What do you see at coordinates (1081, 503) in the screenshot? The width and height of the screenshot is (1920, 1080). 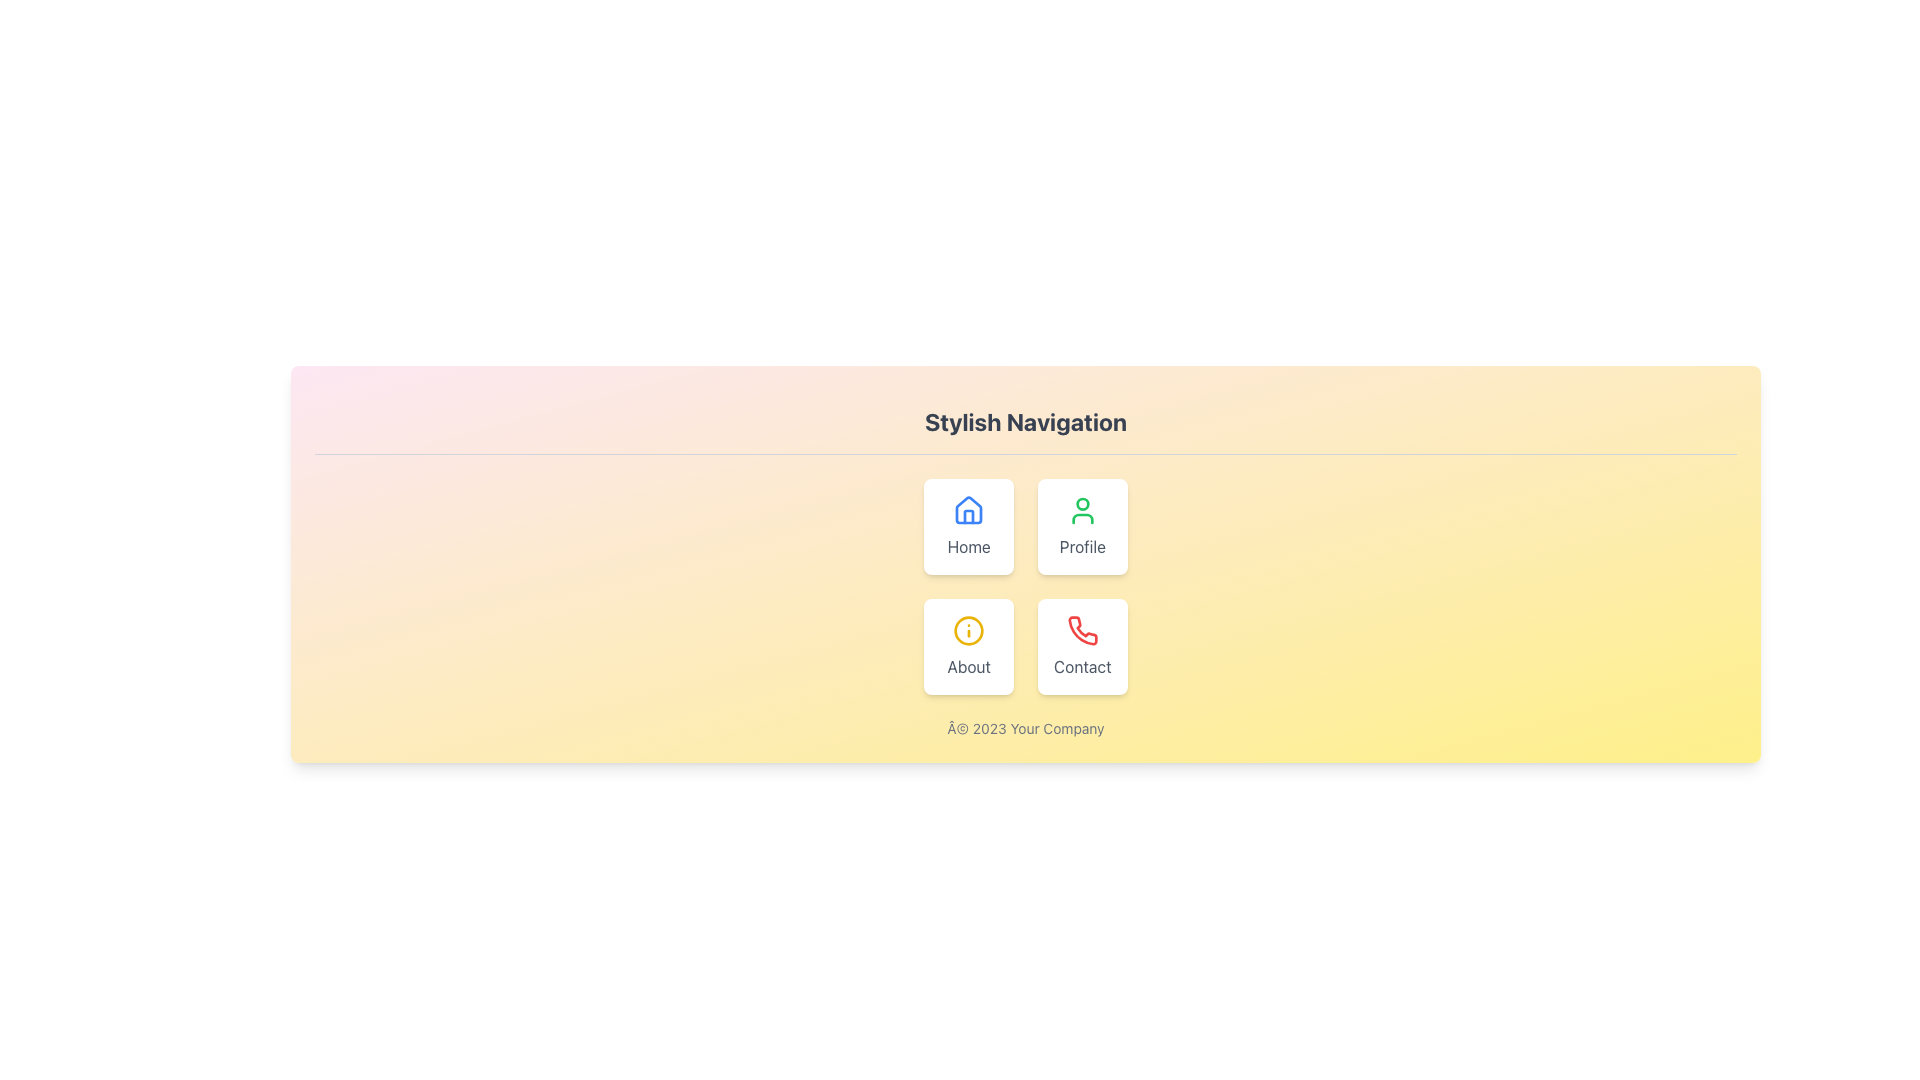 I see `the decorative circular graphical component within the user profile icon, which is the second icon in a horizontal row of four icons in the navigation interface` at bounding box center [1081, 503].